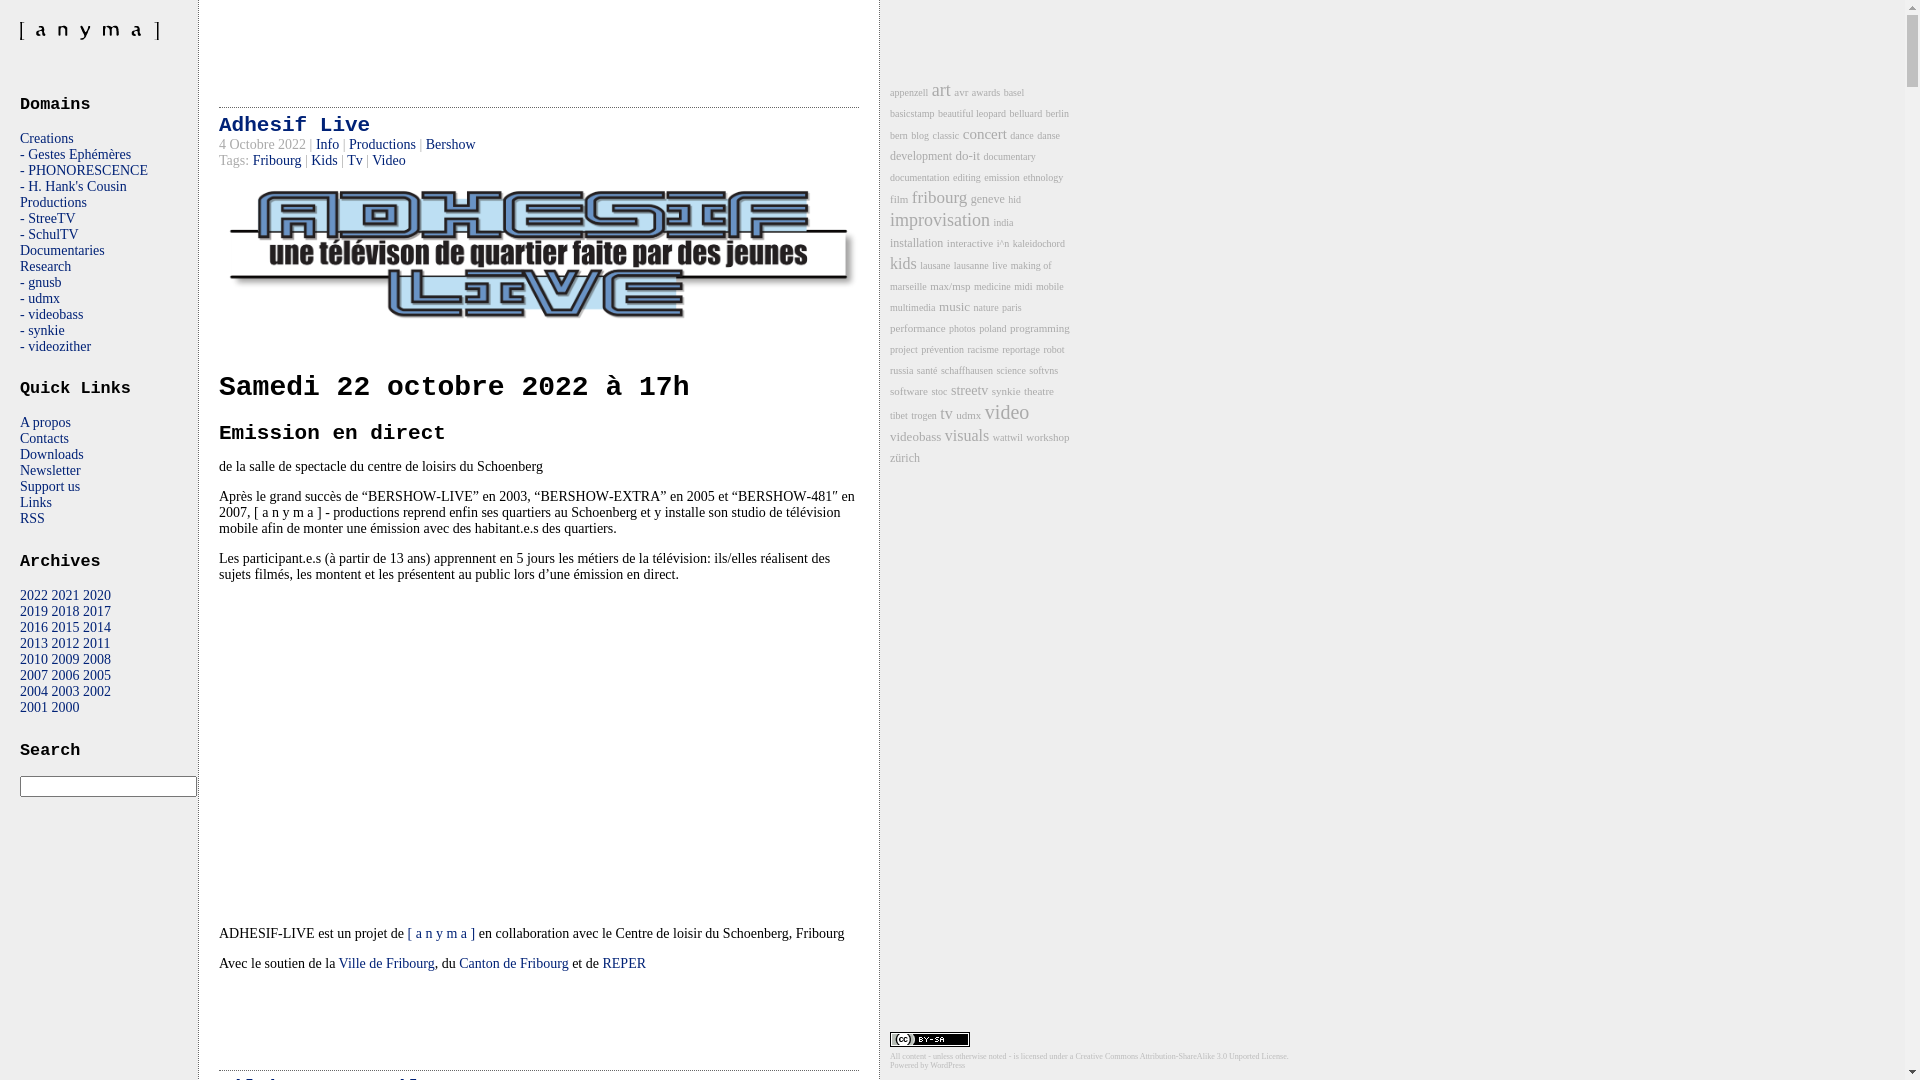 The width and height of the screenshot is (1920, 1080). What do you see at coordinates (95, 690) in the screenshot?
I see `'2002'` at bounding box center [95, 690].